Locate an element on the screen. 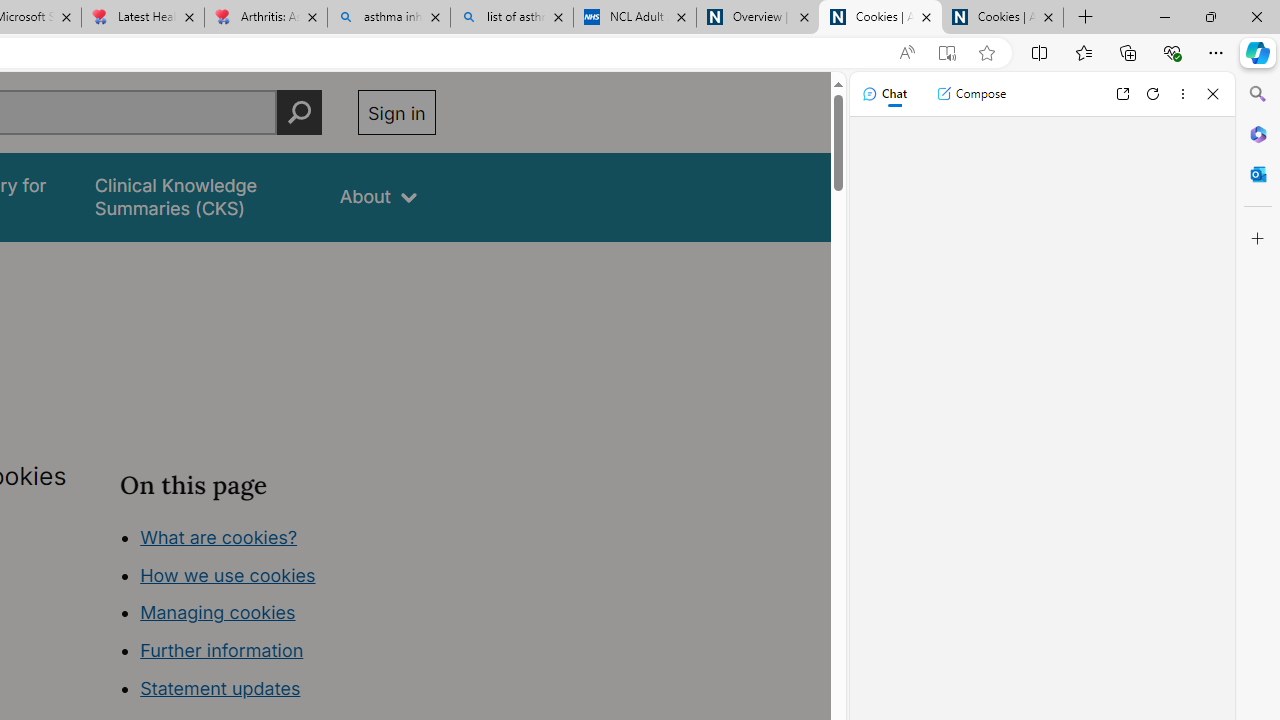  'list of asthma inhalers uk - Search' is located at coordinates (512, 17).